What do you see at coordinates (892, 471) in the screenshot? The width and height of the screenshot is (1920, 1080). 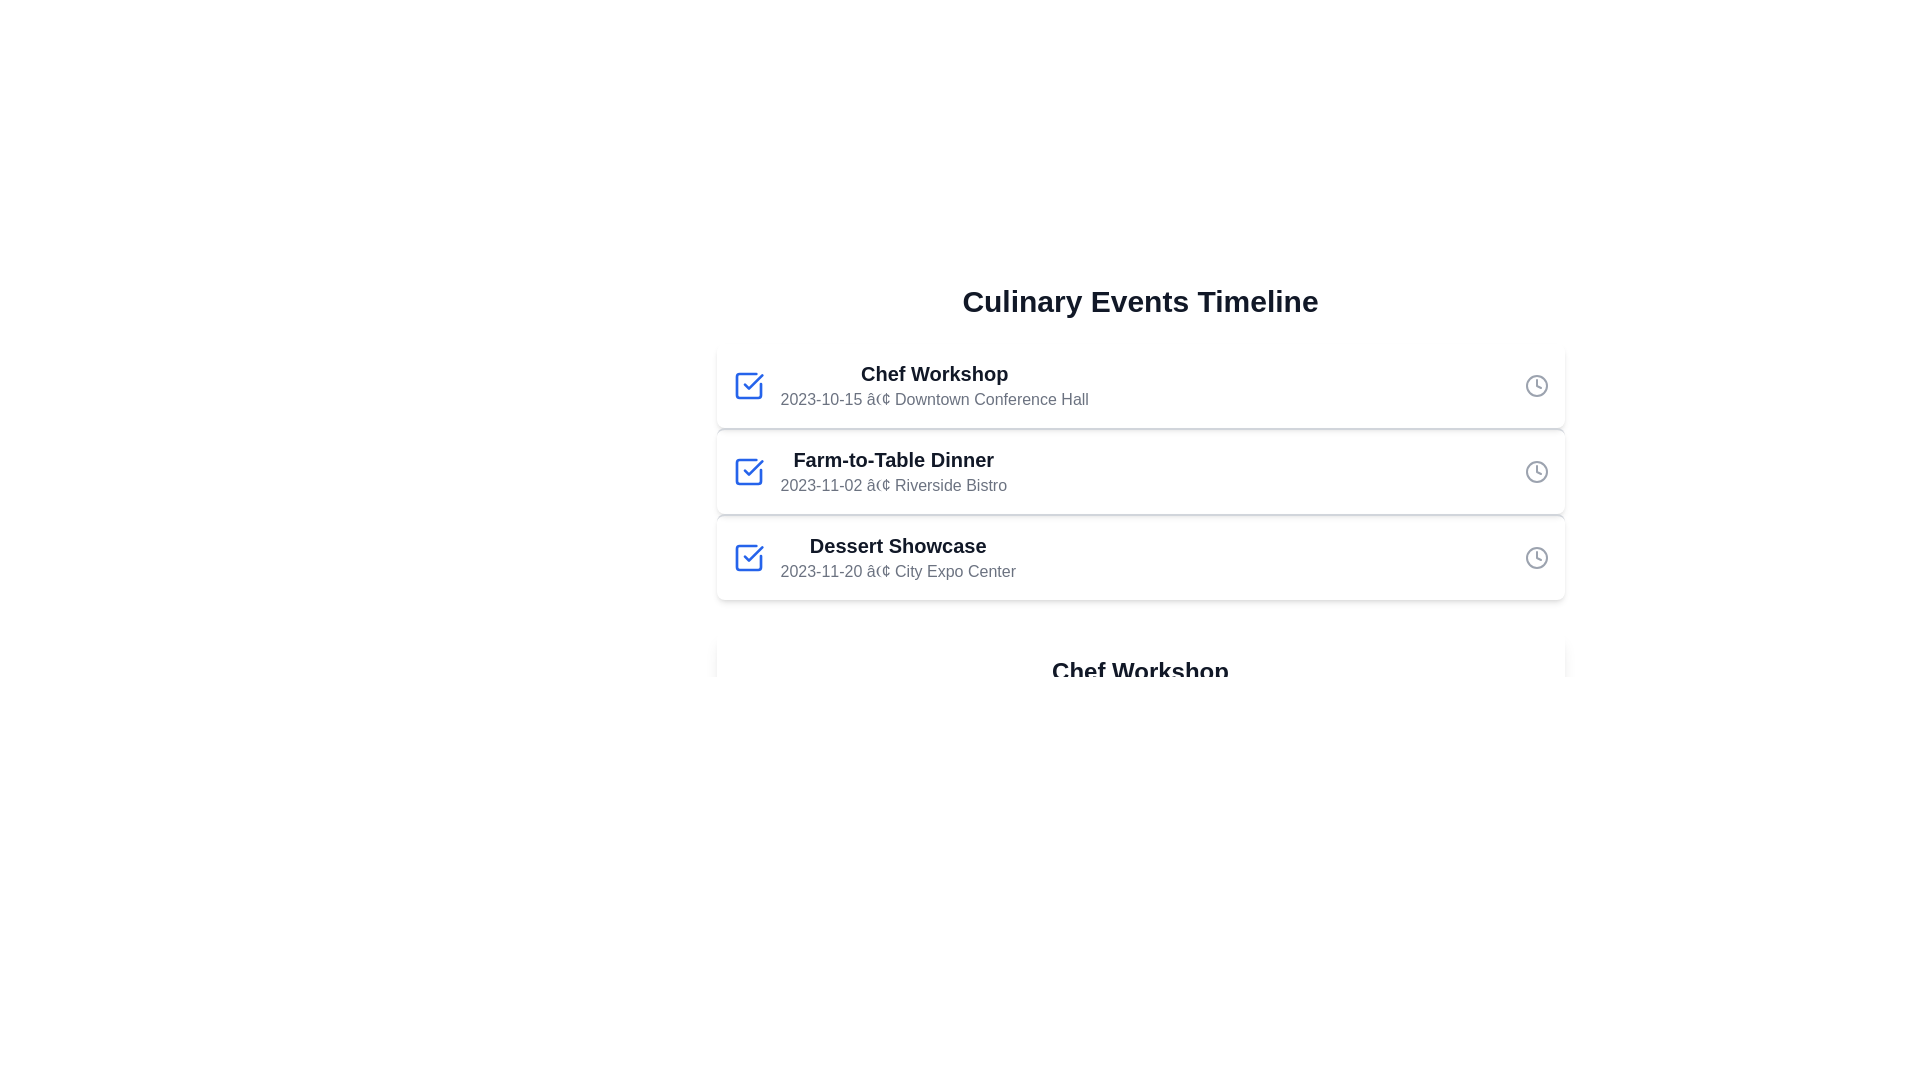 I see `the second event in the 'Culinary Events Timeline' to see more details, which includes the event title, date, and location, positioned between 'Chef Workshop' and 'Dessert Showcase'` at bounding box center [892, 471].